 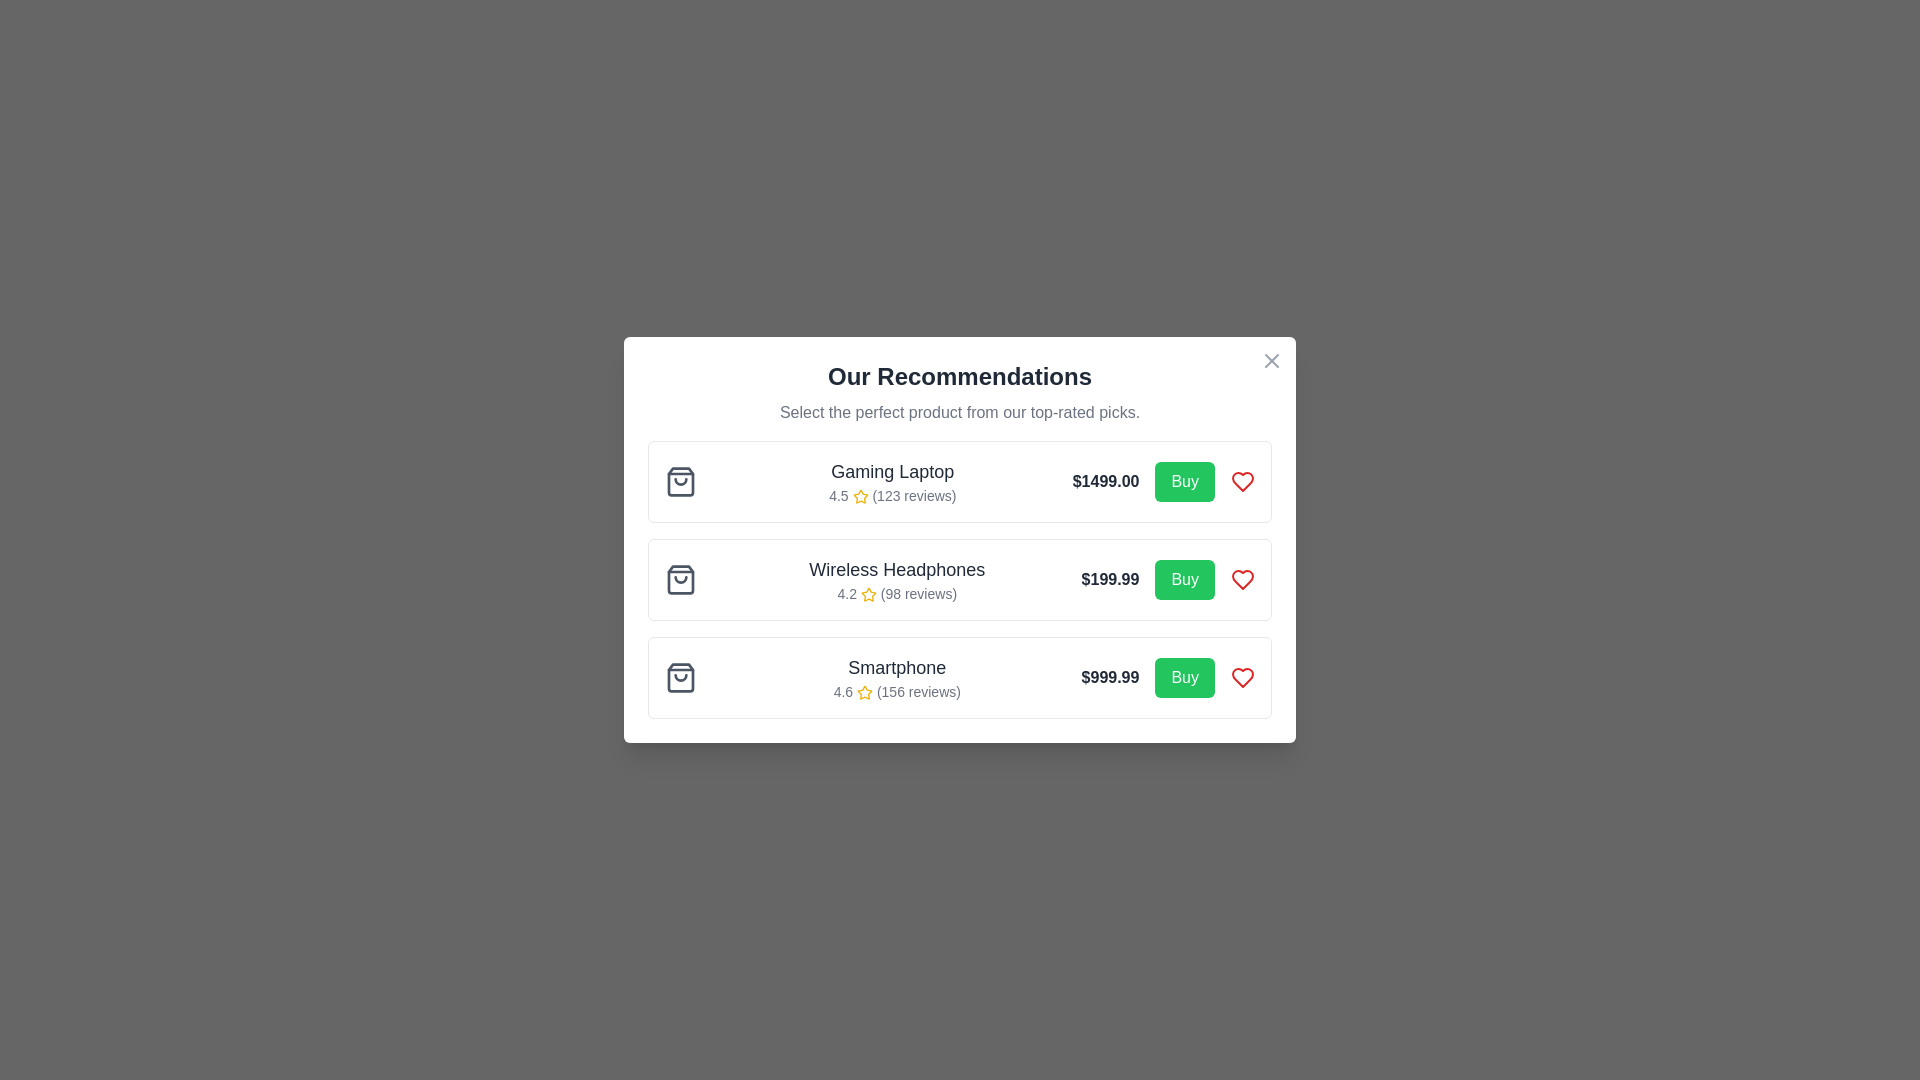 What do you see at coordinates (681, 482) in the screenshot?
I see `stylized shopping bag icon located to the left of the text 'Gaming Laptop' in the first entry of the recommendations list for additional information` at bounding box center [681, 482].